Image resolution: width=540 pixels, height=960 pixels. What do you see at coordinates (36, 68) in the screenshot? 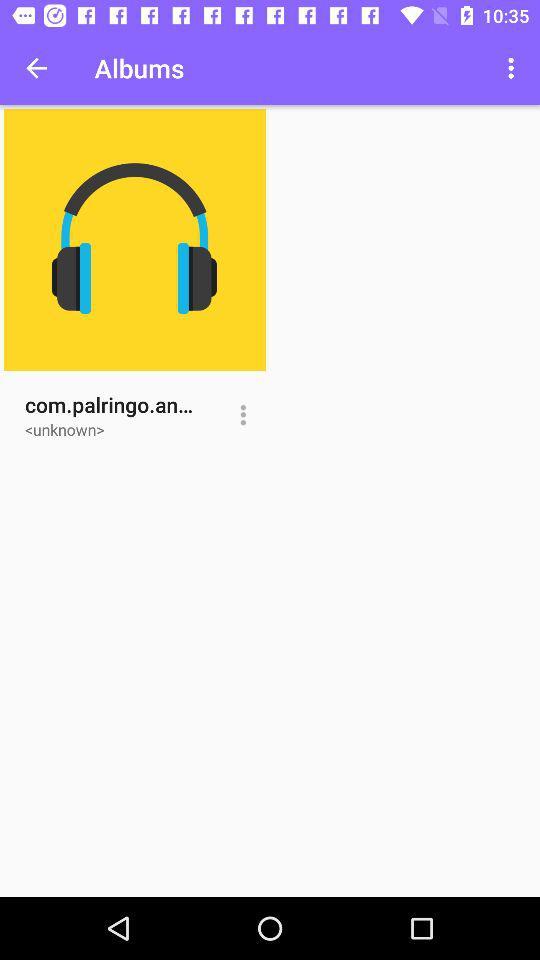
I see `icon next to the albums item` at bounding box center [36, 68].